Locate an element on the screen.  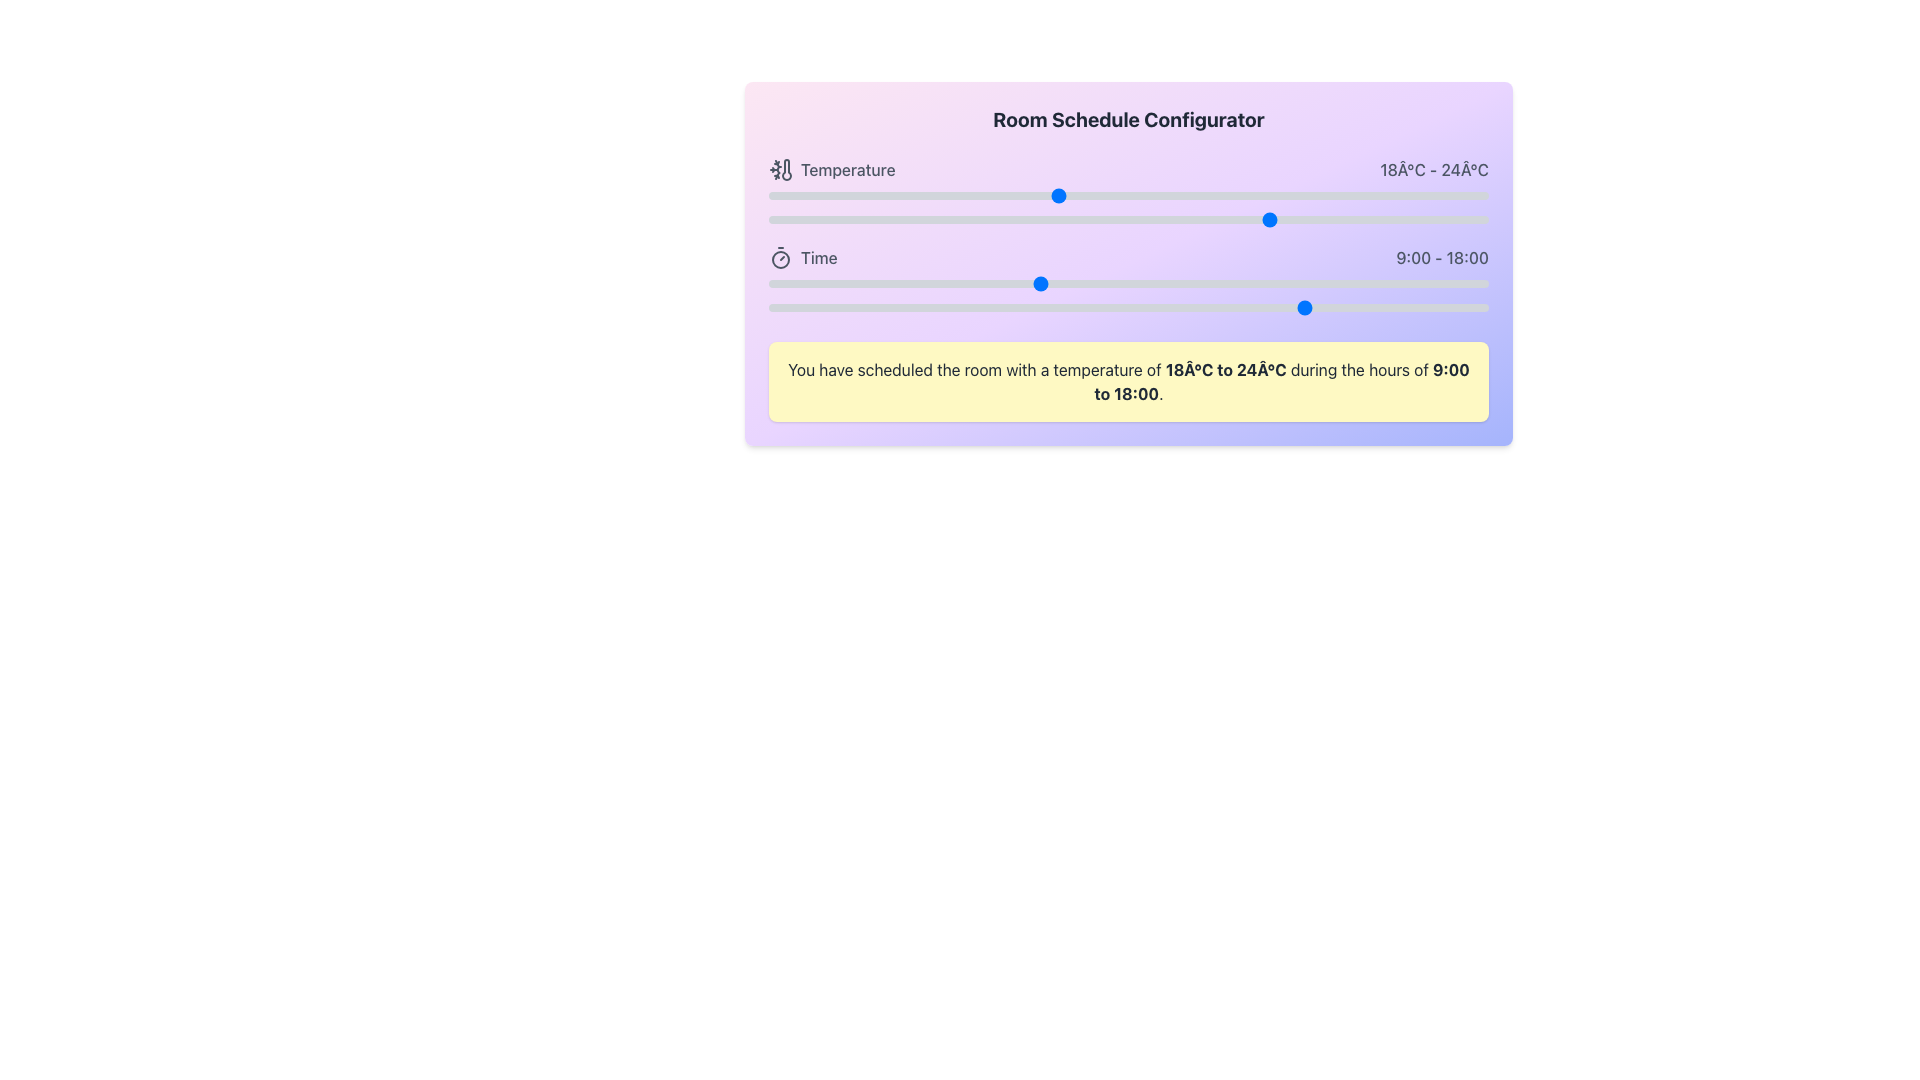
the slider is located at coordinates (1236, 192).